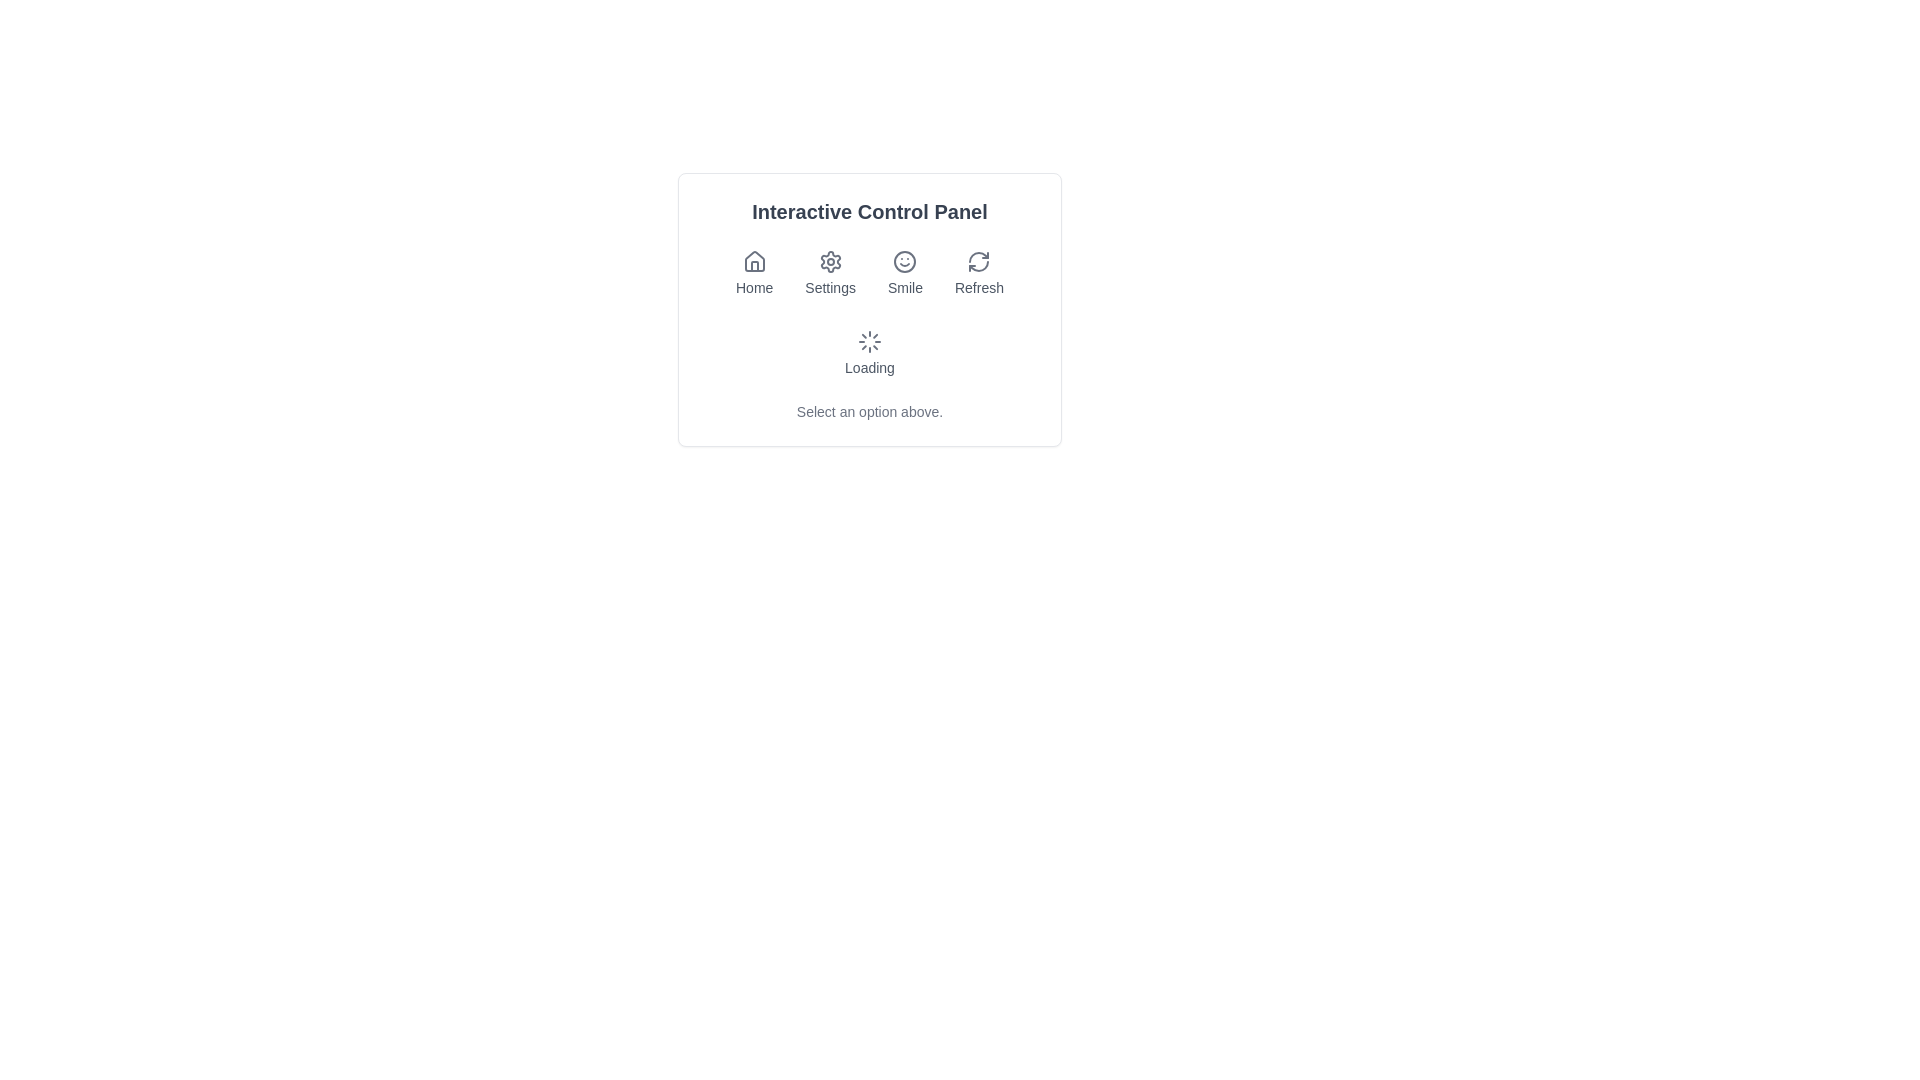  I want to click on the circular loader icon that is styled with a gray color and positioned centrally under the text 'Loading' within a panel, so click(869, 341).